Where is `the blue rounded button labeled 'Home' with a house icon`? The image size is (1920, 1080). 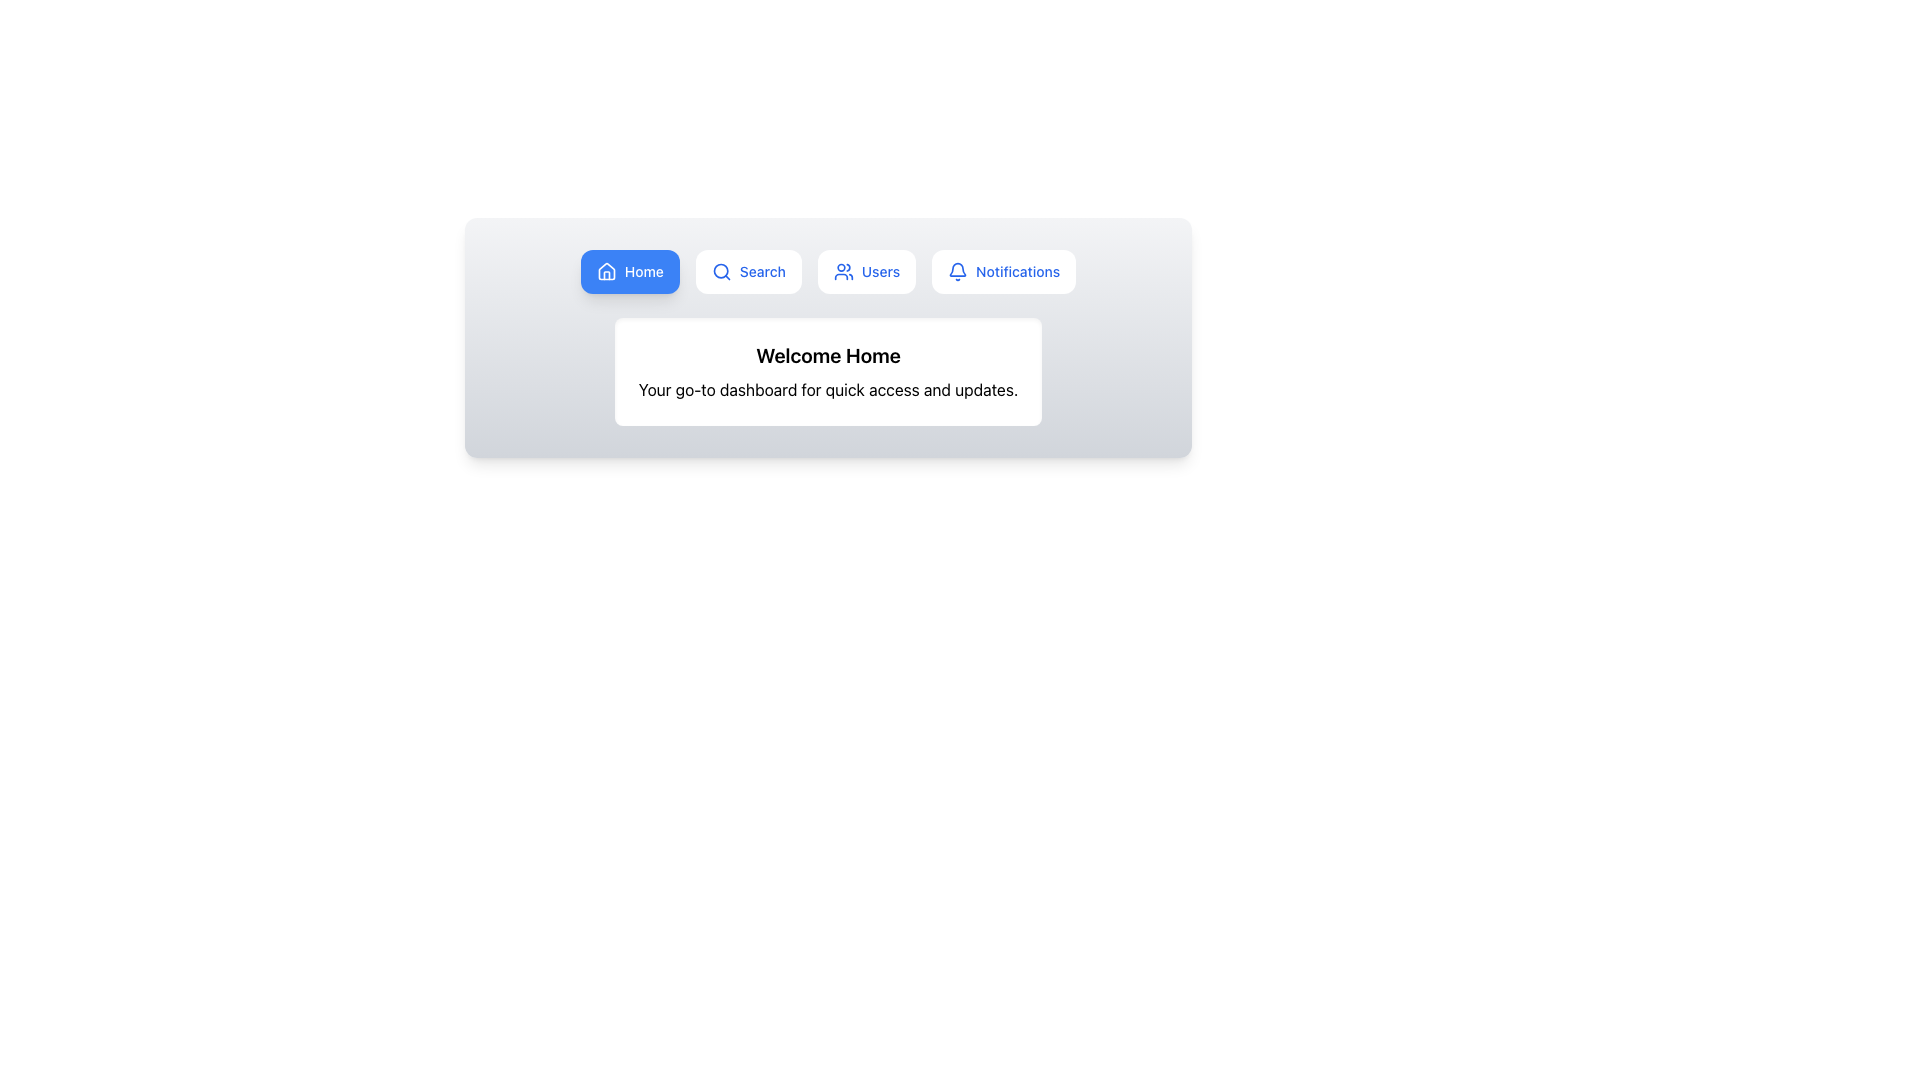 the blue rounded button labeled 'Home' with a house icon is located at coordinates (629, 272).